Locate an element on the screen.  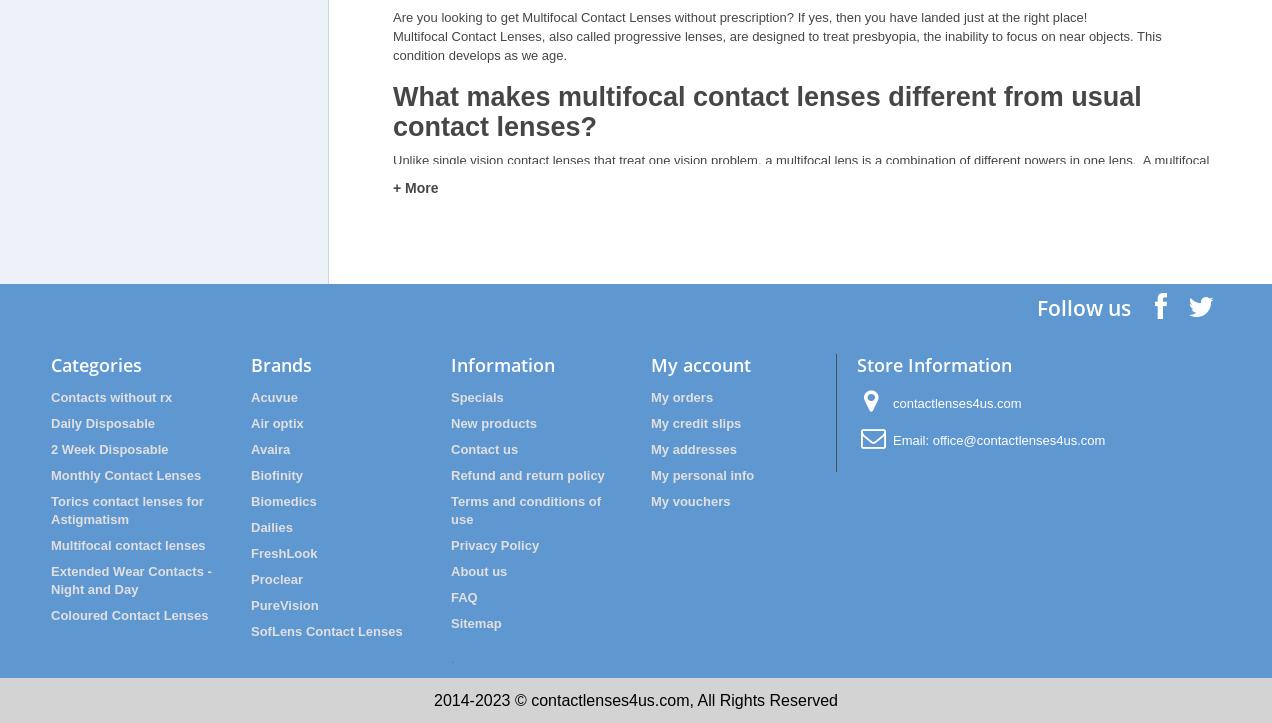
'My account' is located at coordinates (700, 363).